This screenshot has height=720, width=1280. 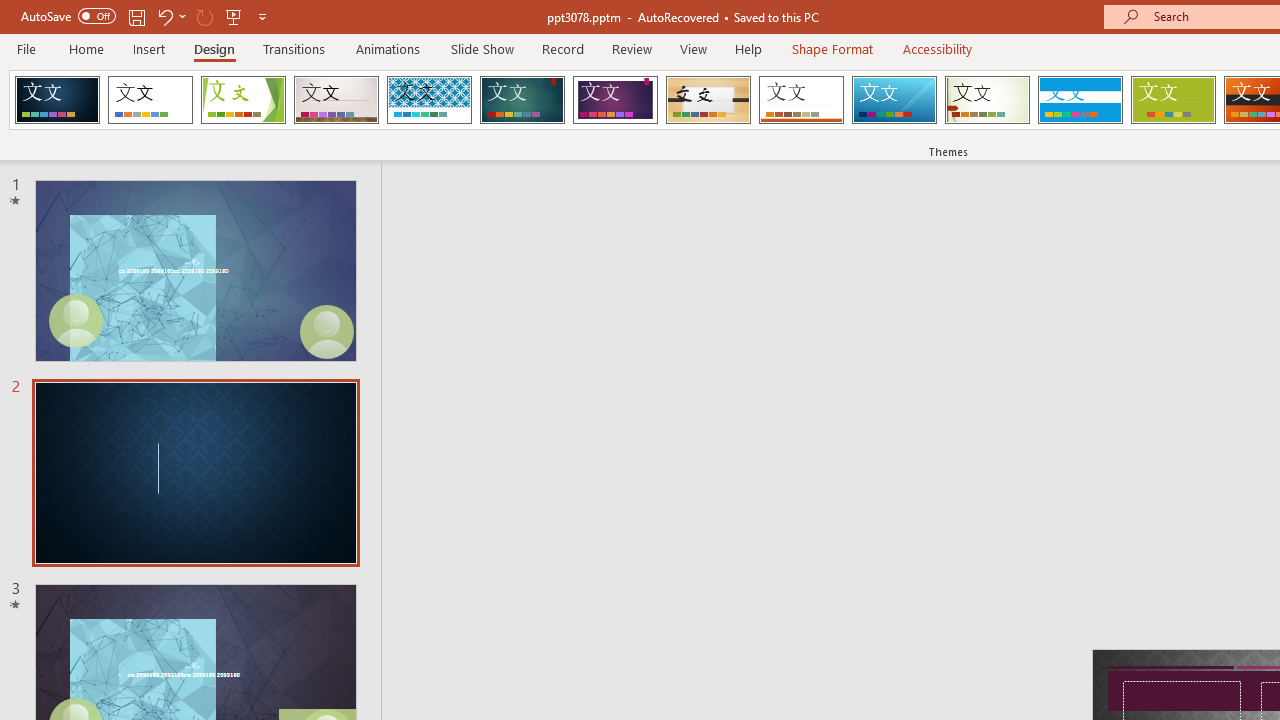 What do you see at coordinates (135, 16) in the screenshot?
I see `'Save'` at bounding box center [135, 16].